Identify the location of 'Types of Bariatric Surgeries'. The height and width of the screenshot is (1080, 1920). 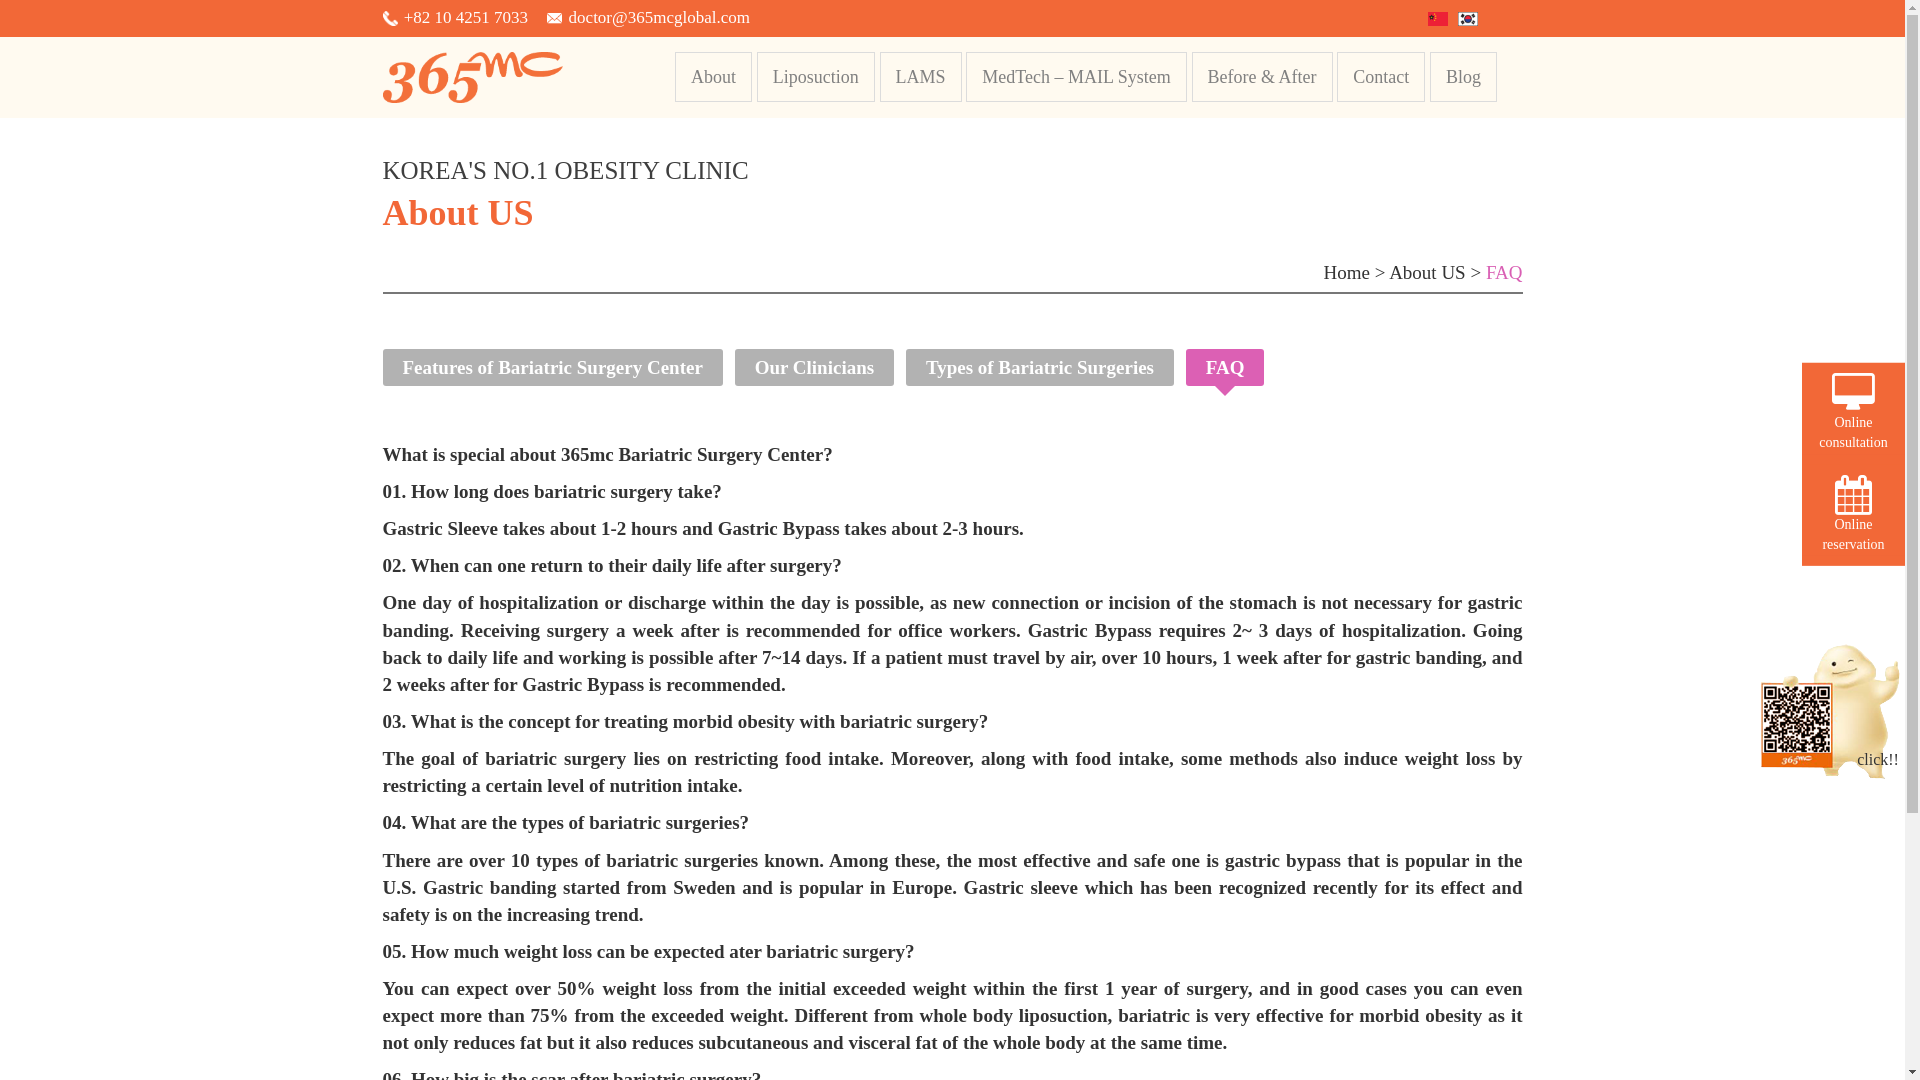
(1040, 367).